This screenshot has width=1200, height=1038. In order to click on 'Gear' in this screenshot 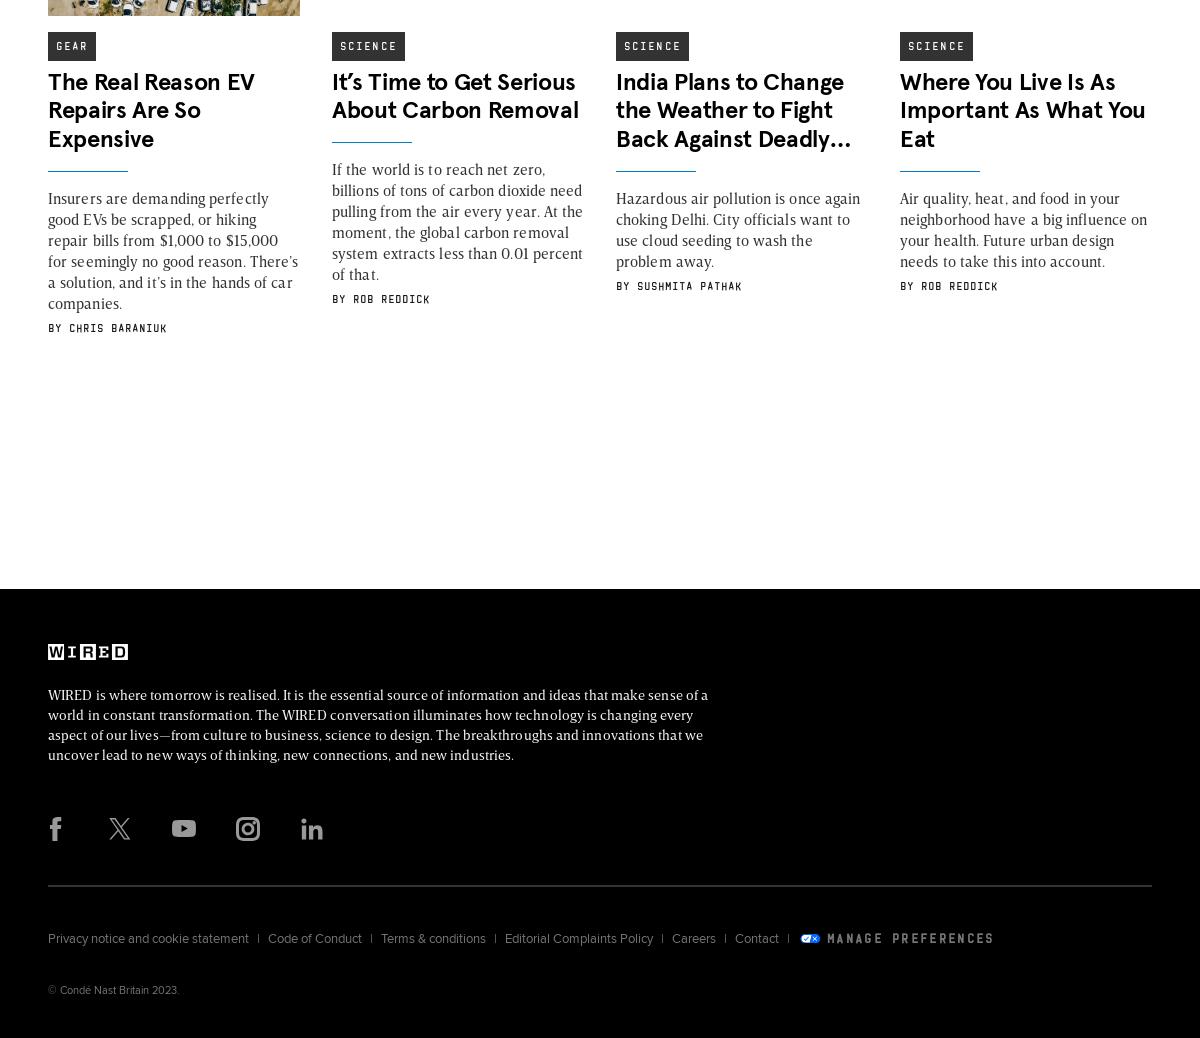, I will do `click(72, 43)`.